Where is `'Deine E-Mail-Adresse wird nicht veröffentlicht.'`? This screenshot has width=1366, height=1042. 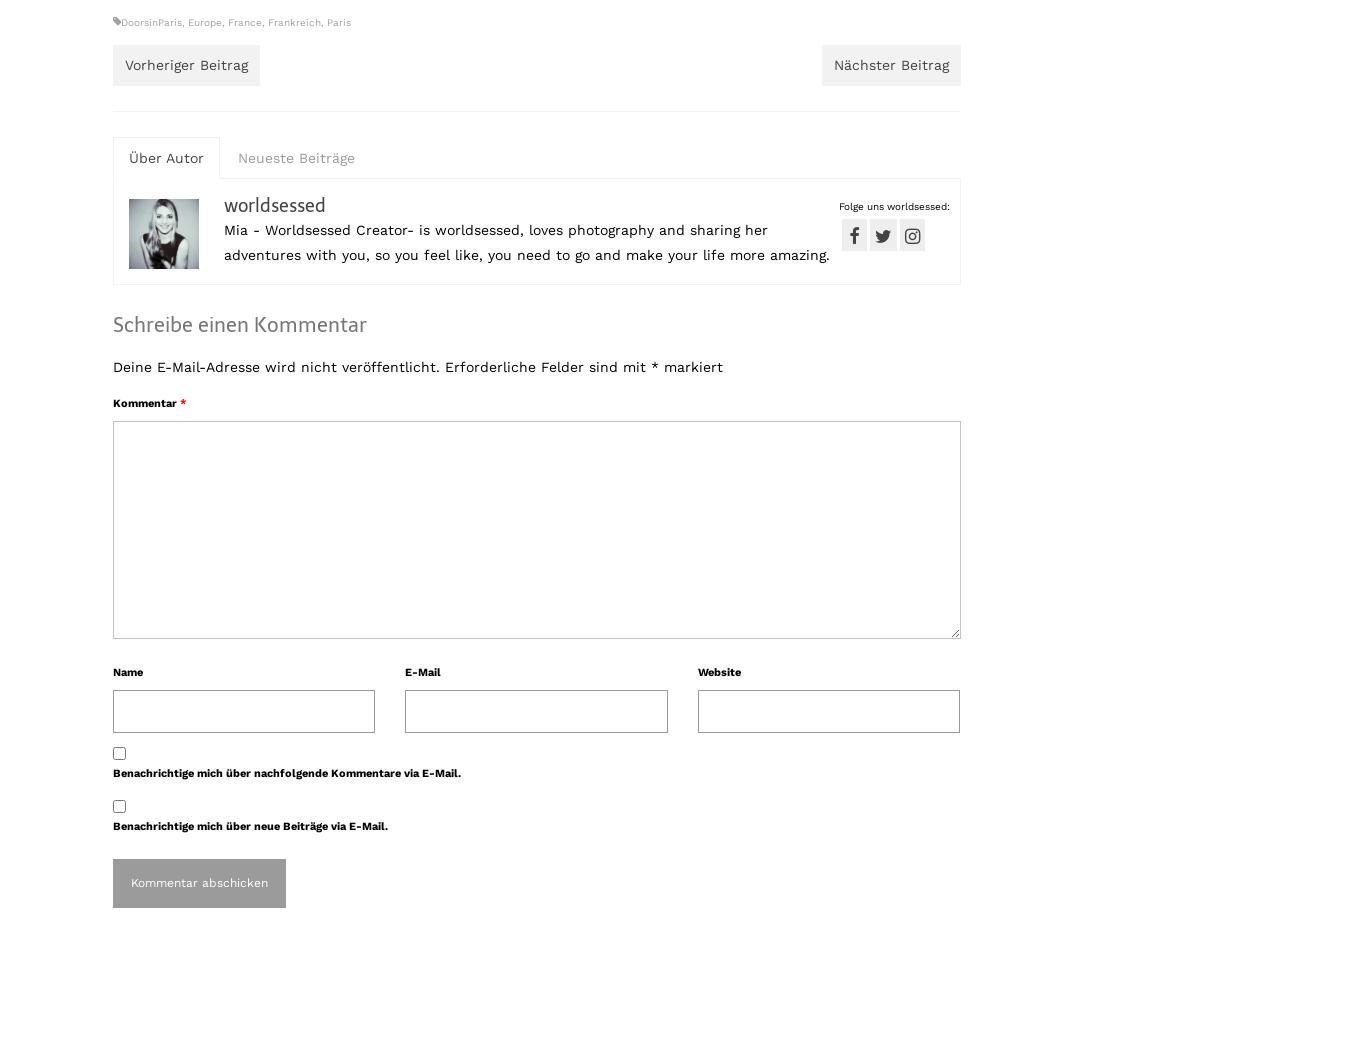 'Deine E-Mail-Adresse wird nicht veröffentlicht.' is located at coordinates (276, 365).